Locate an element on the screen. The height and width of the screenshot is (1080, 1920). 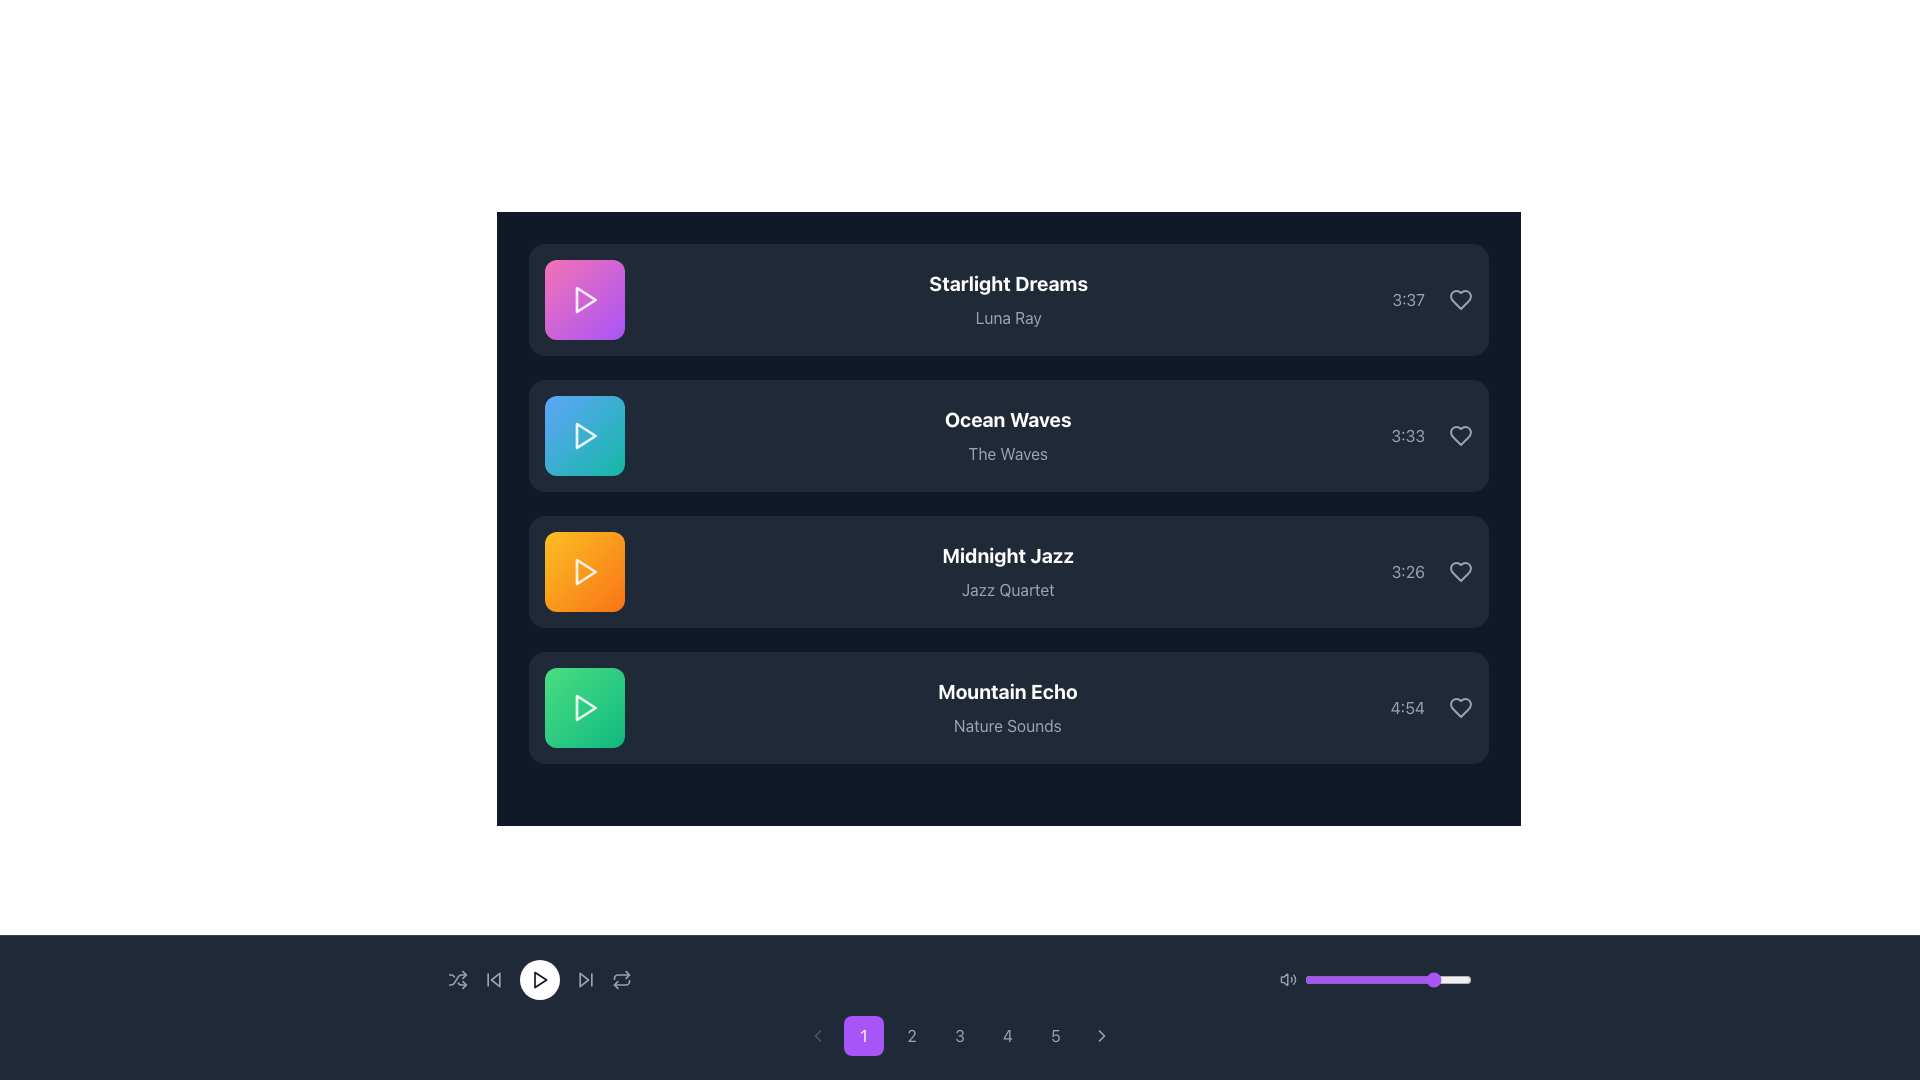
the interactive gray button with a circular arrow icon is located at coordinates (621, 978).